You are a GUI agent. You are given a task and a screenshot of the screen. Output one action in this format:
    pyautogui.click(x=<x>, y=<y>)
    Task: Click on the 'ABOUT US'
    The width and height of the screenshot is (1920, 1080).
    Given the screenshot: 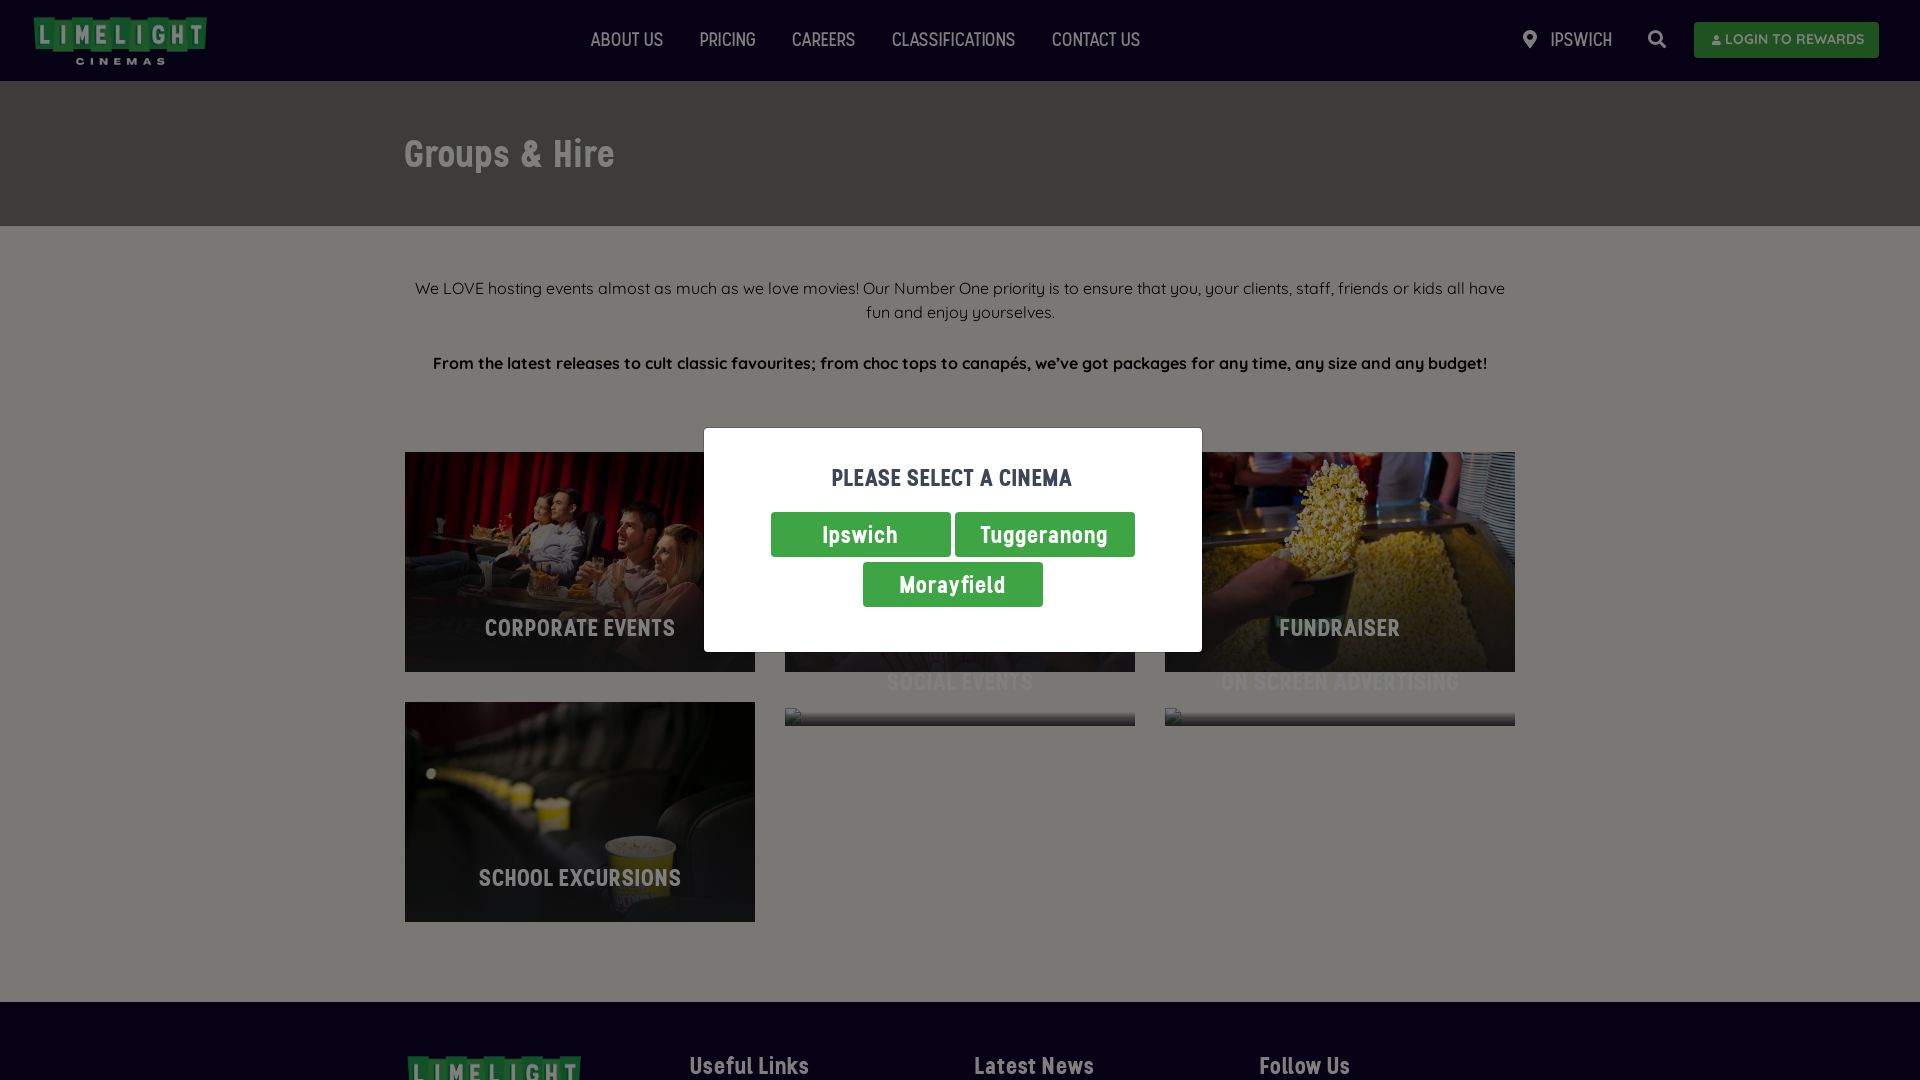 What is the action you would take?
    pyautogui.click(x=626, y=40)
    